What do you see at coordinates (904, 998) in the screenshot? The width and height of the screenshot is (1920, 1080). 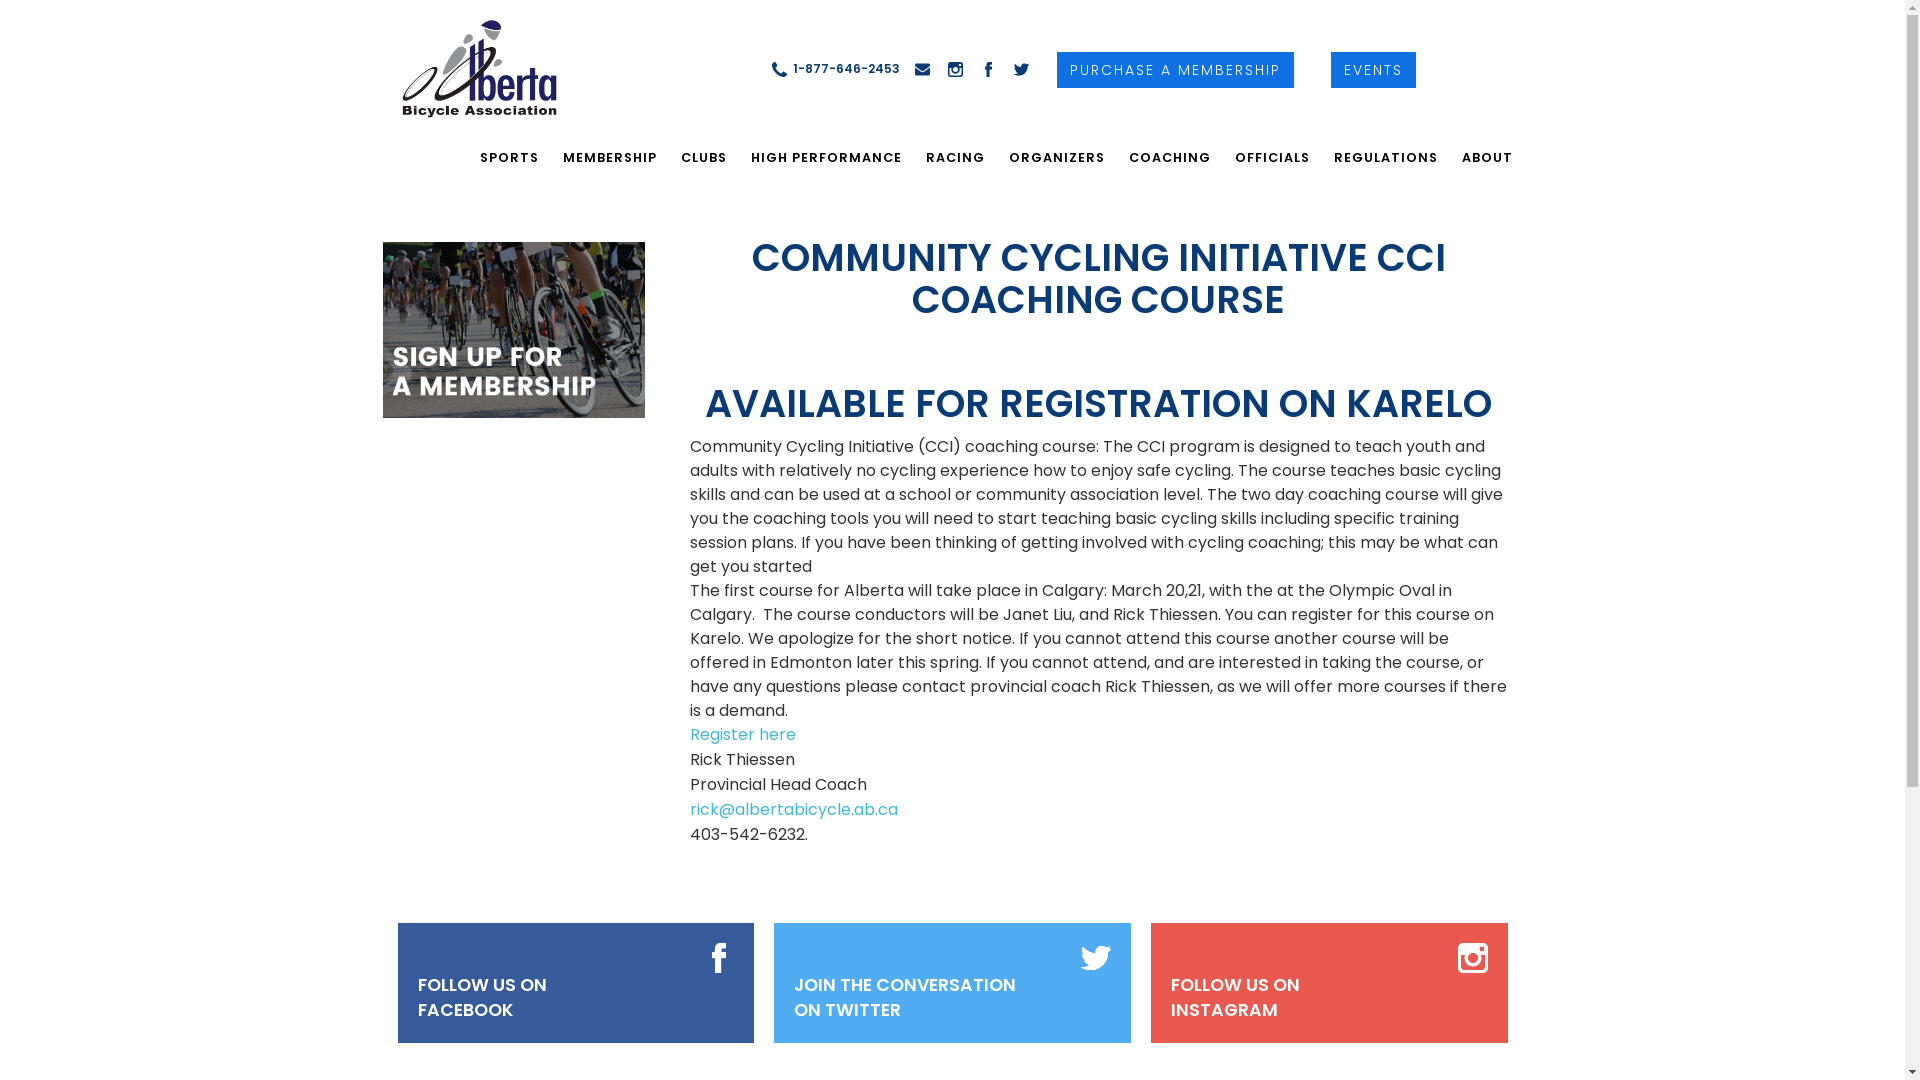 I see `'JOIN THE CONVERSATION` at bounding box center [904, 998].